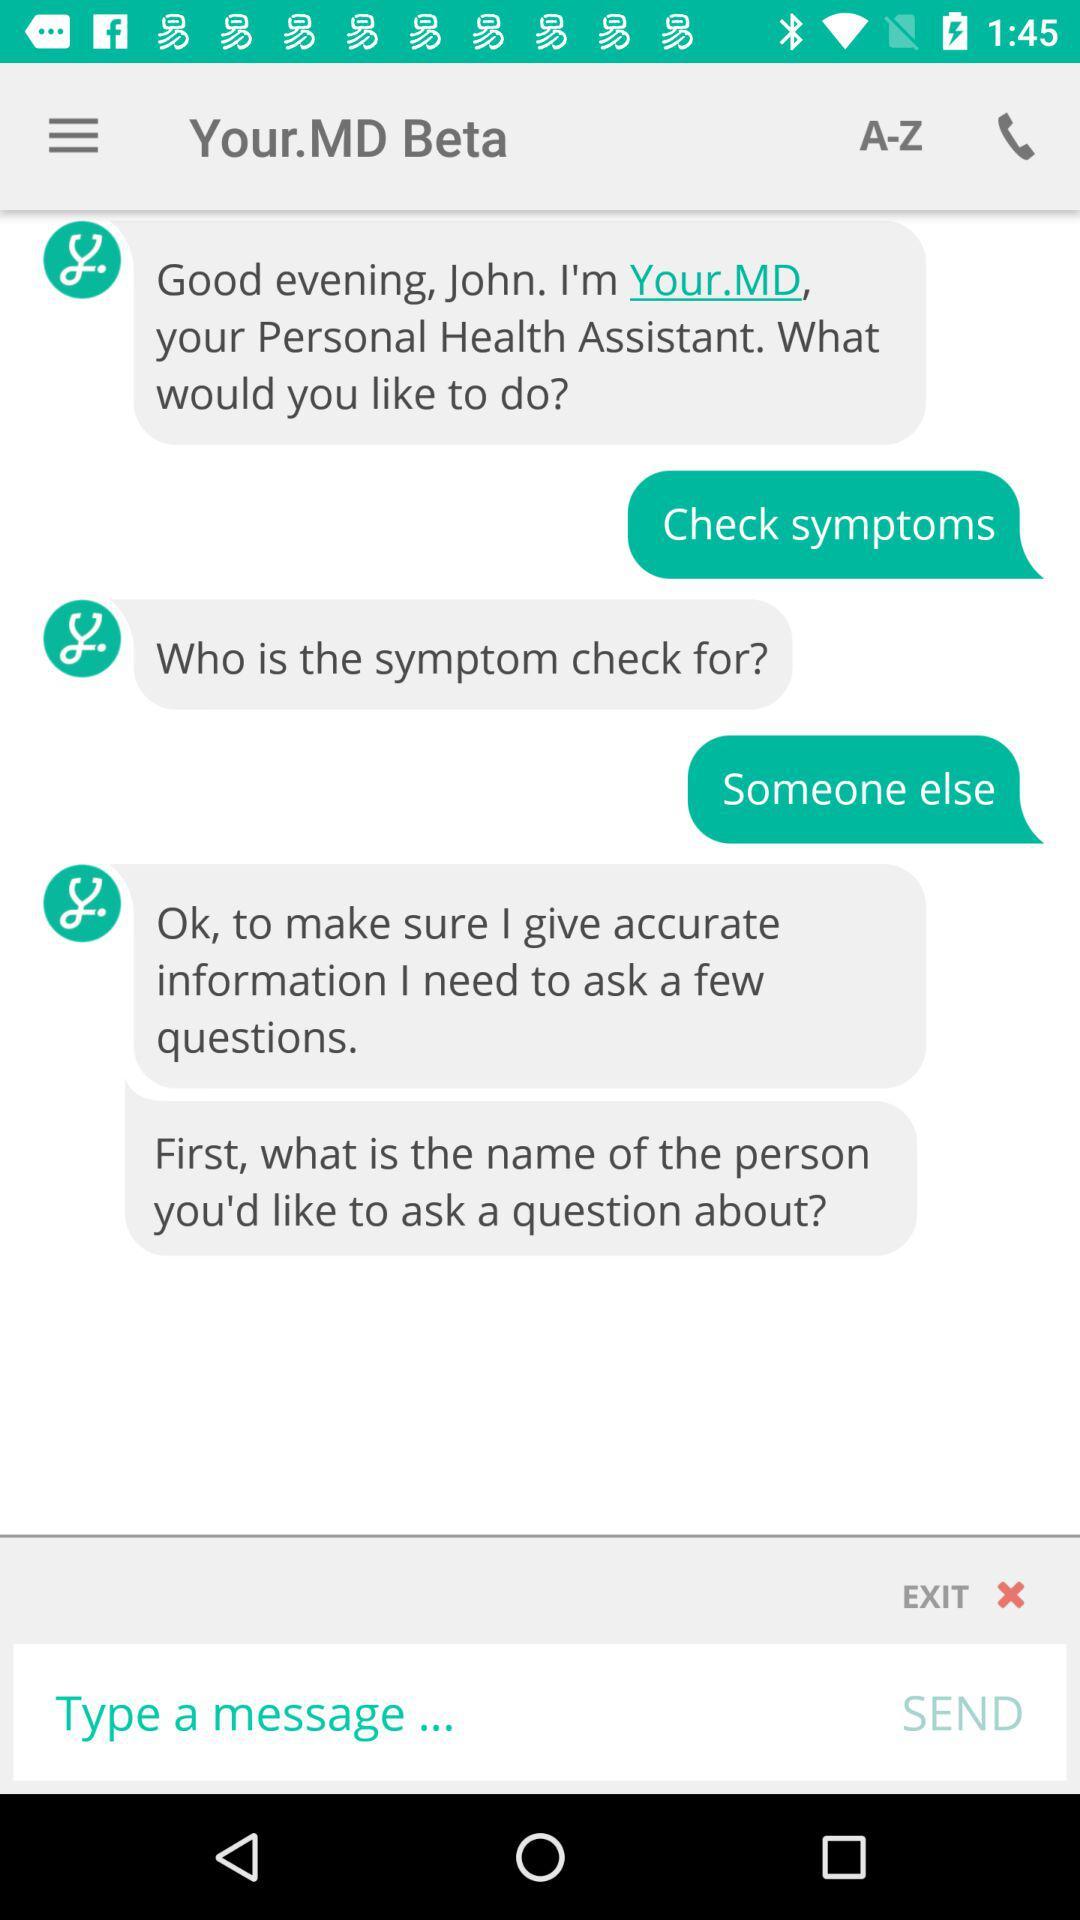 The width and height of the screenshot is (1080, 1920). Describe the element at coordinates (962, 1711) in the screenshot. I see `send item` at that location.